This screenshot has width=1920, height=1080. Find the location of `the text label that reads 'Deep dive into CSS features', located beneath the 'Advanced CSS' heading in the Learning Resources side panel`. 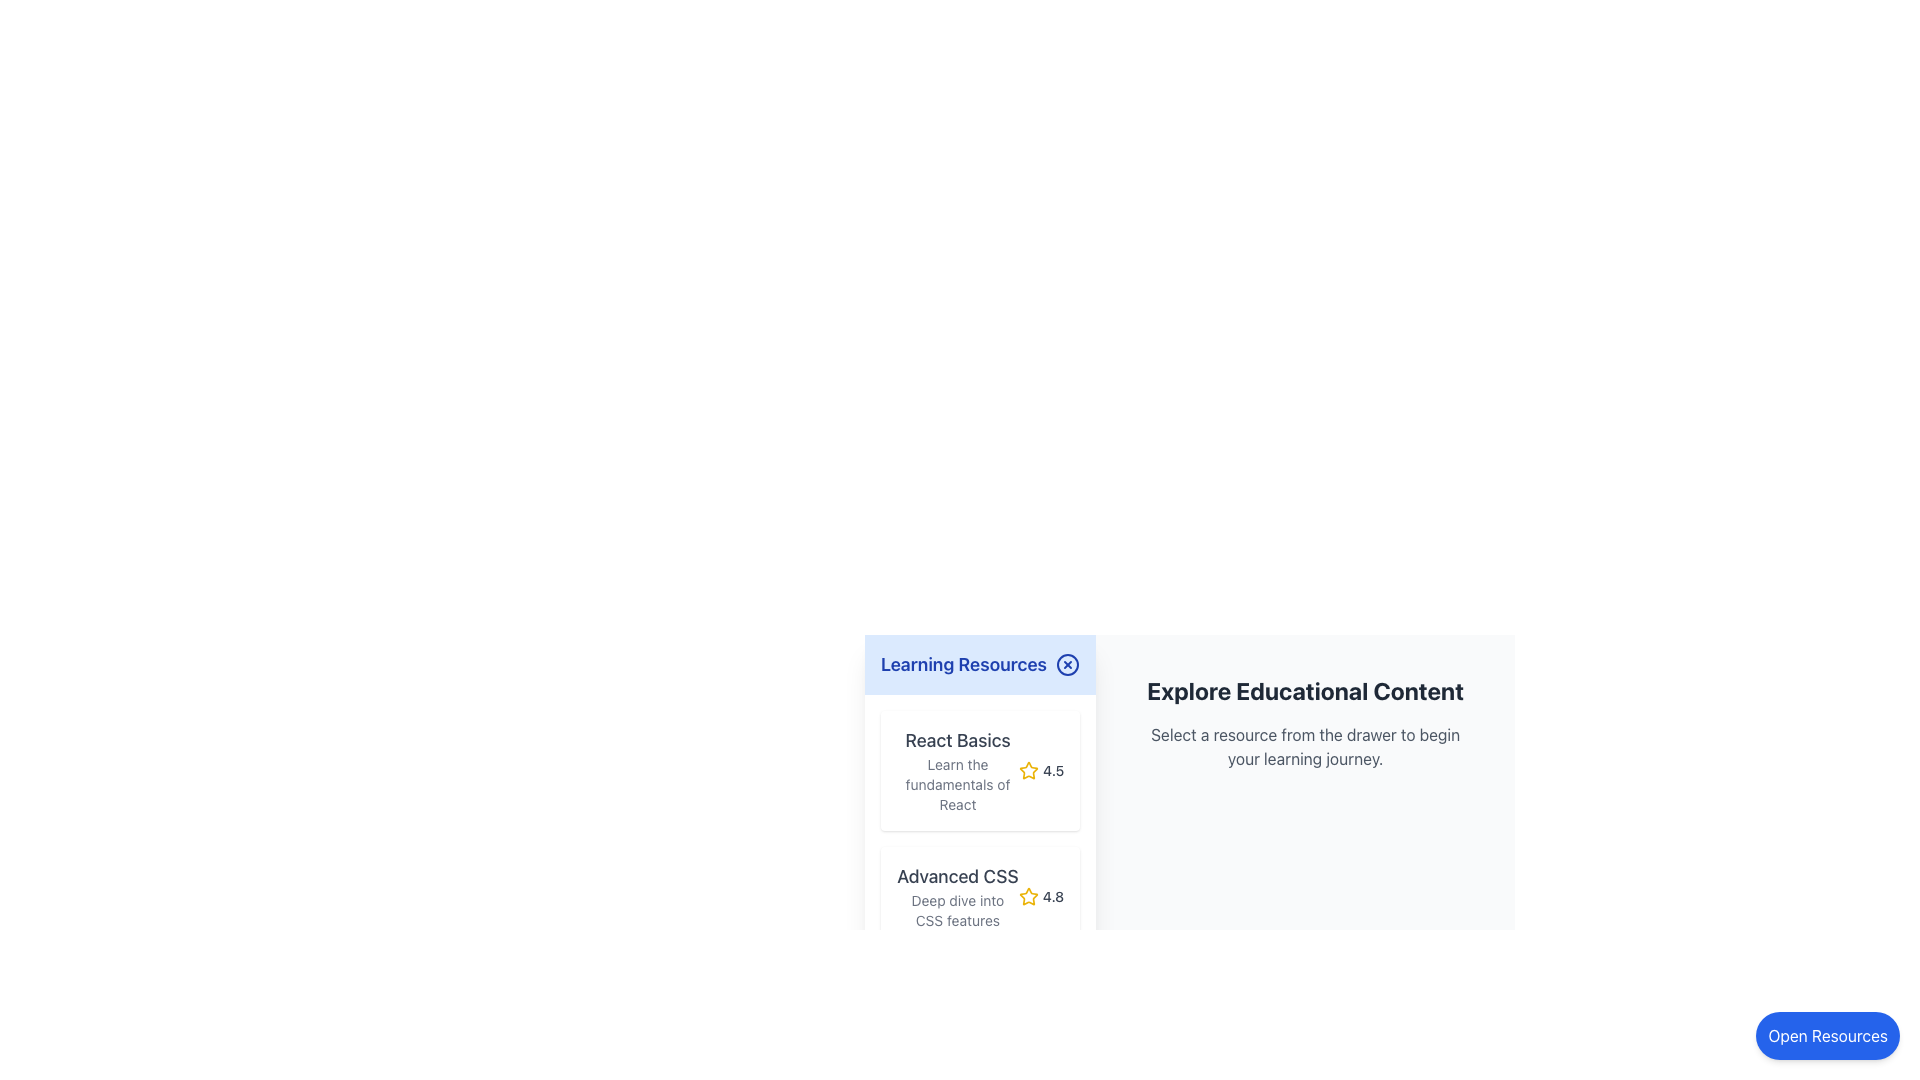

the text label that reads 'Deep dive into CSS features', located beneath the 'Advanced CSS' heading in the Learning Resources side panel is located at coordinates (956, 910).